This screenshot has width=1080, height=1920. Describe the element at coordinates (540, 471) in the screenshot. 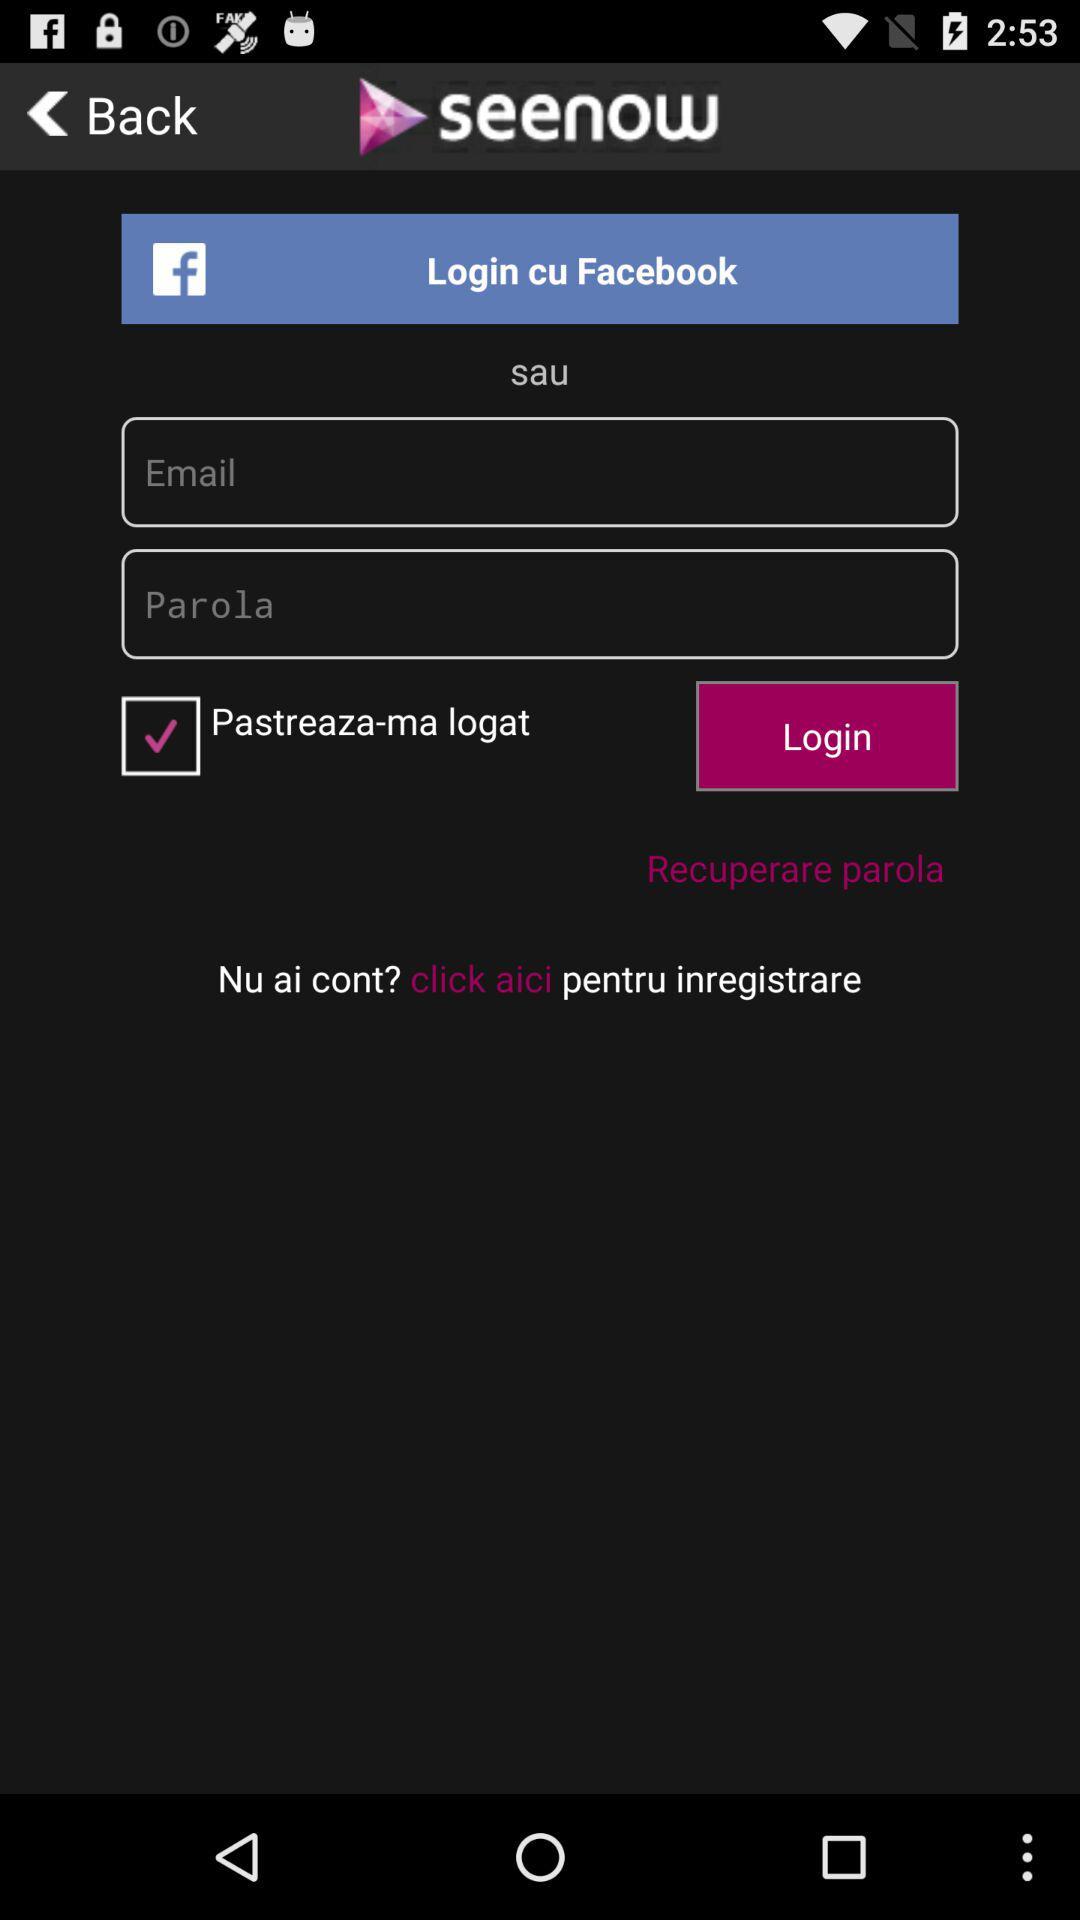

I see `insert email` at that location.